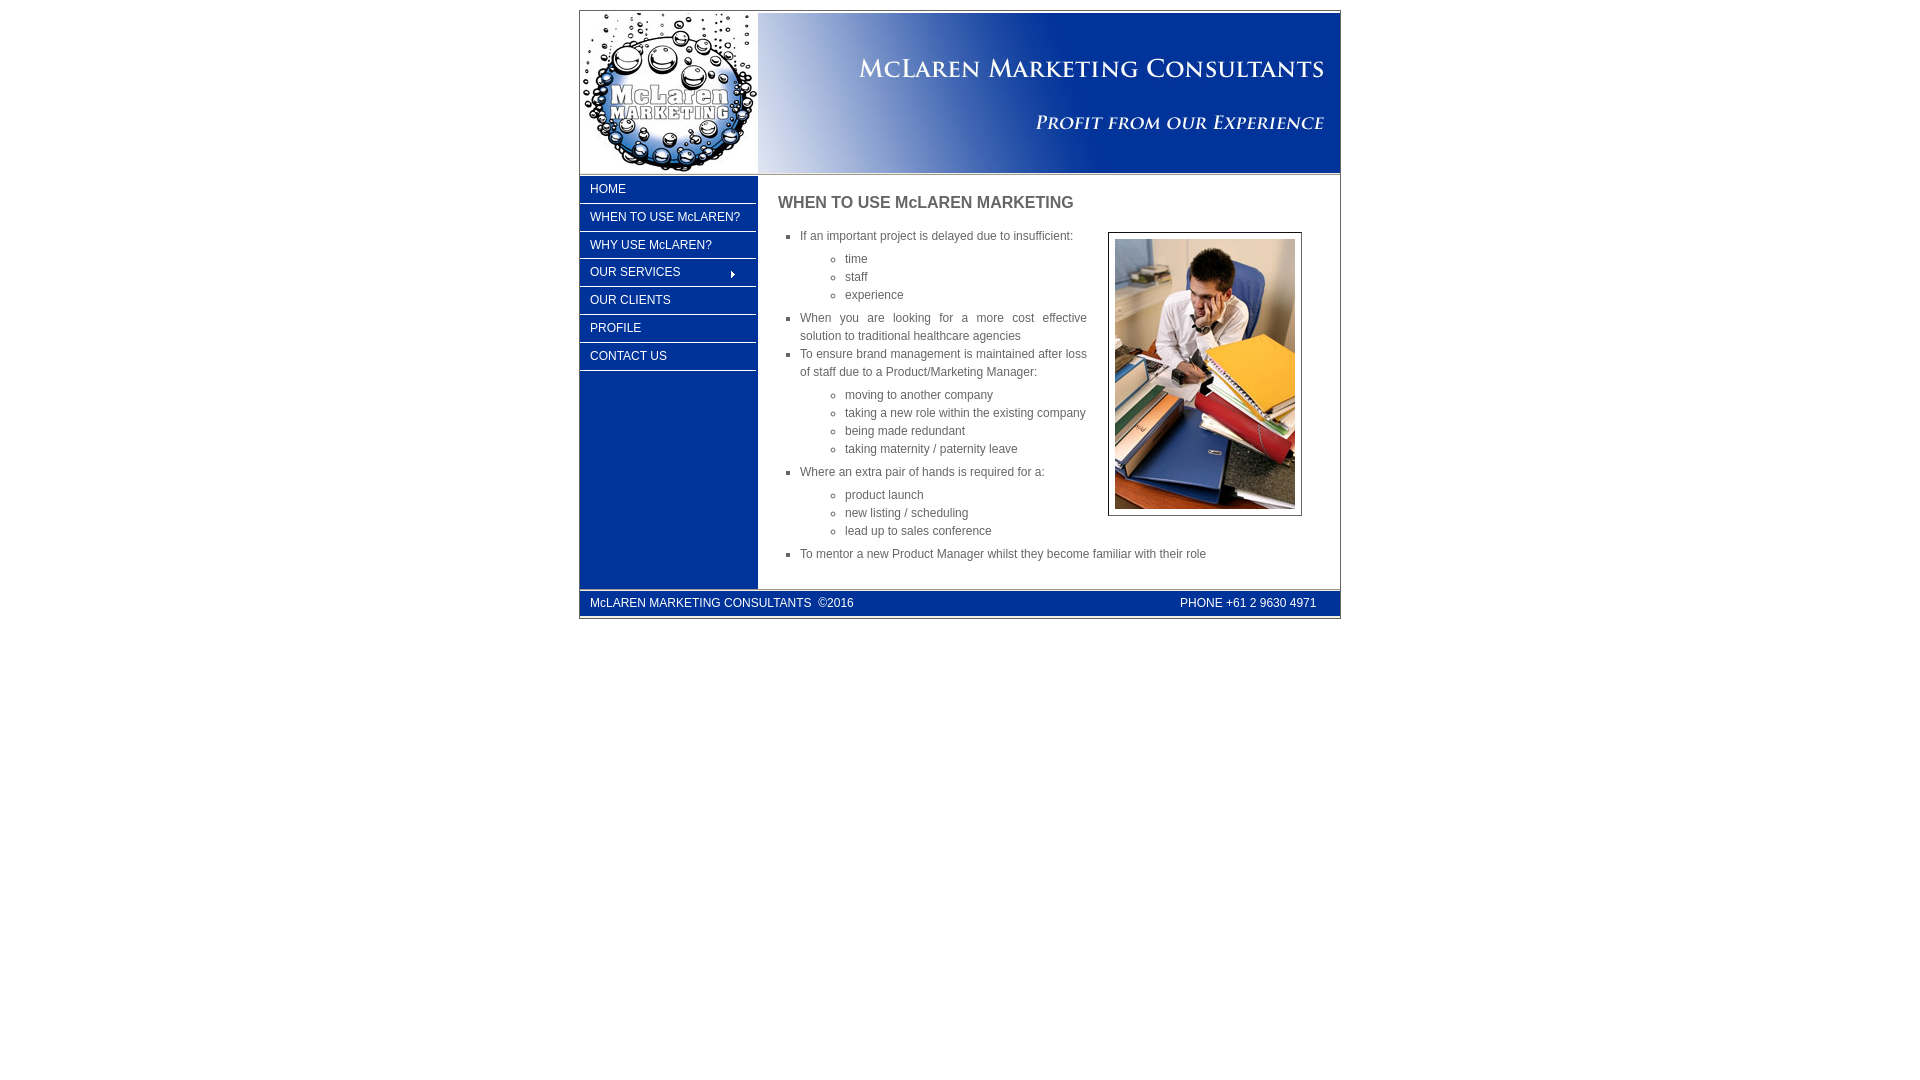 The width and height of the screenshot is (1920, 1080). I want to click on 'OUR SERVICES', so click(579, 273).